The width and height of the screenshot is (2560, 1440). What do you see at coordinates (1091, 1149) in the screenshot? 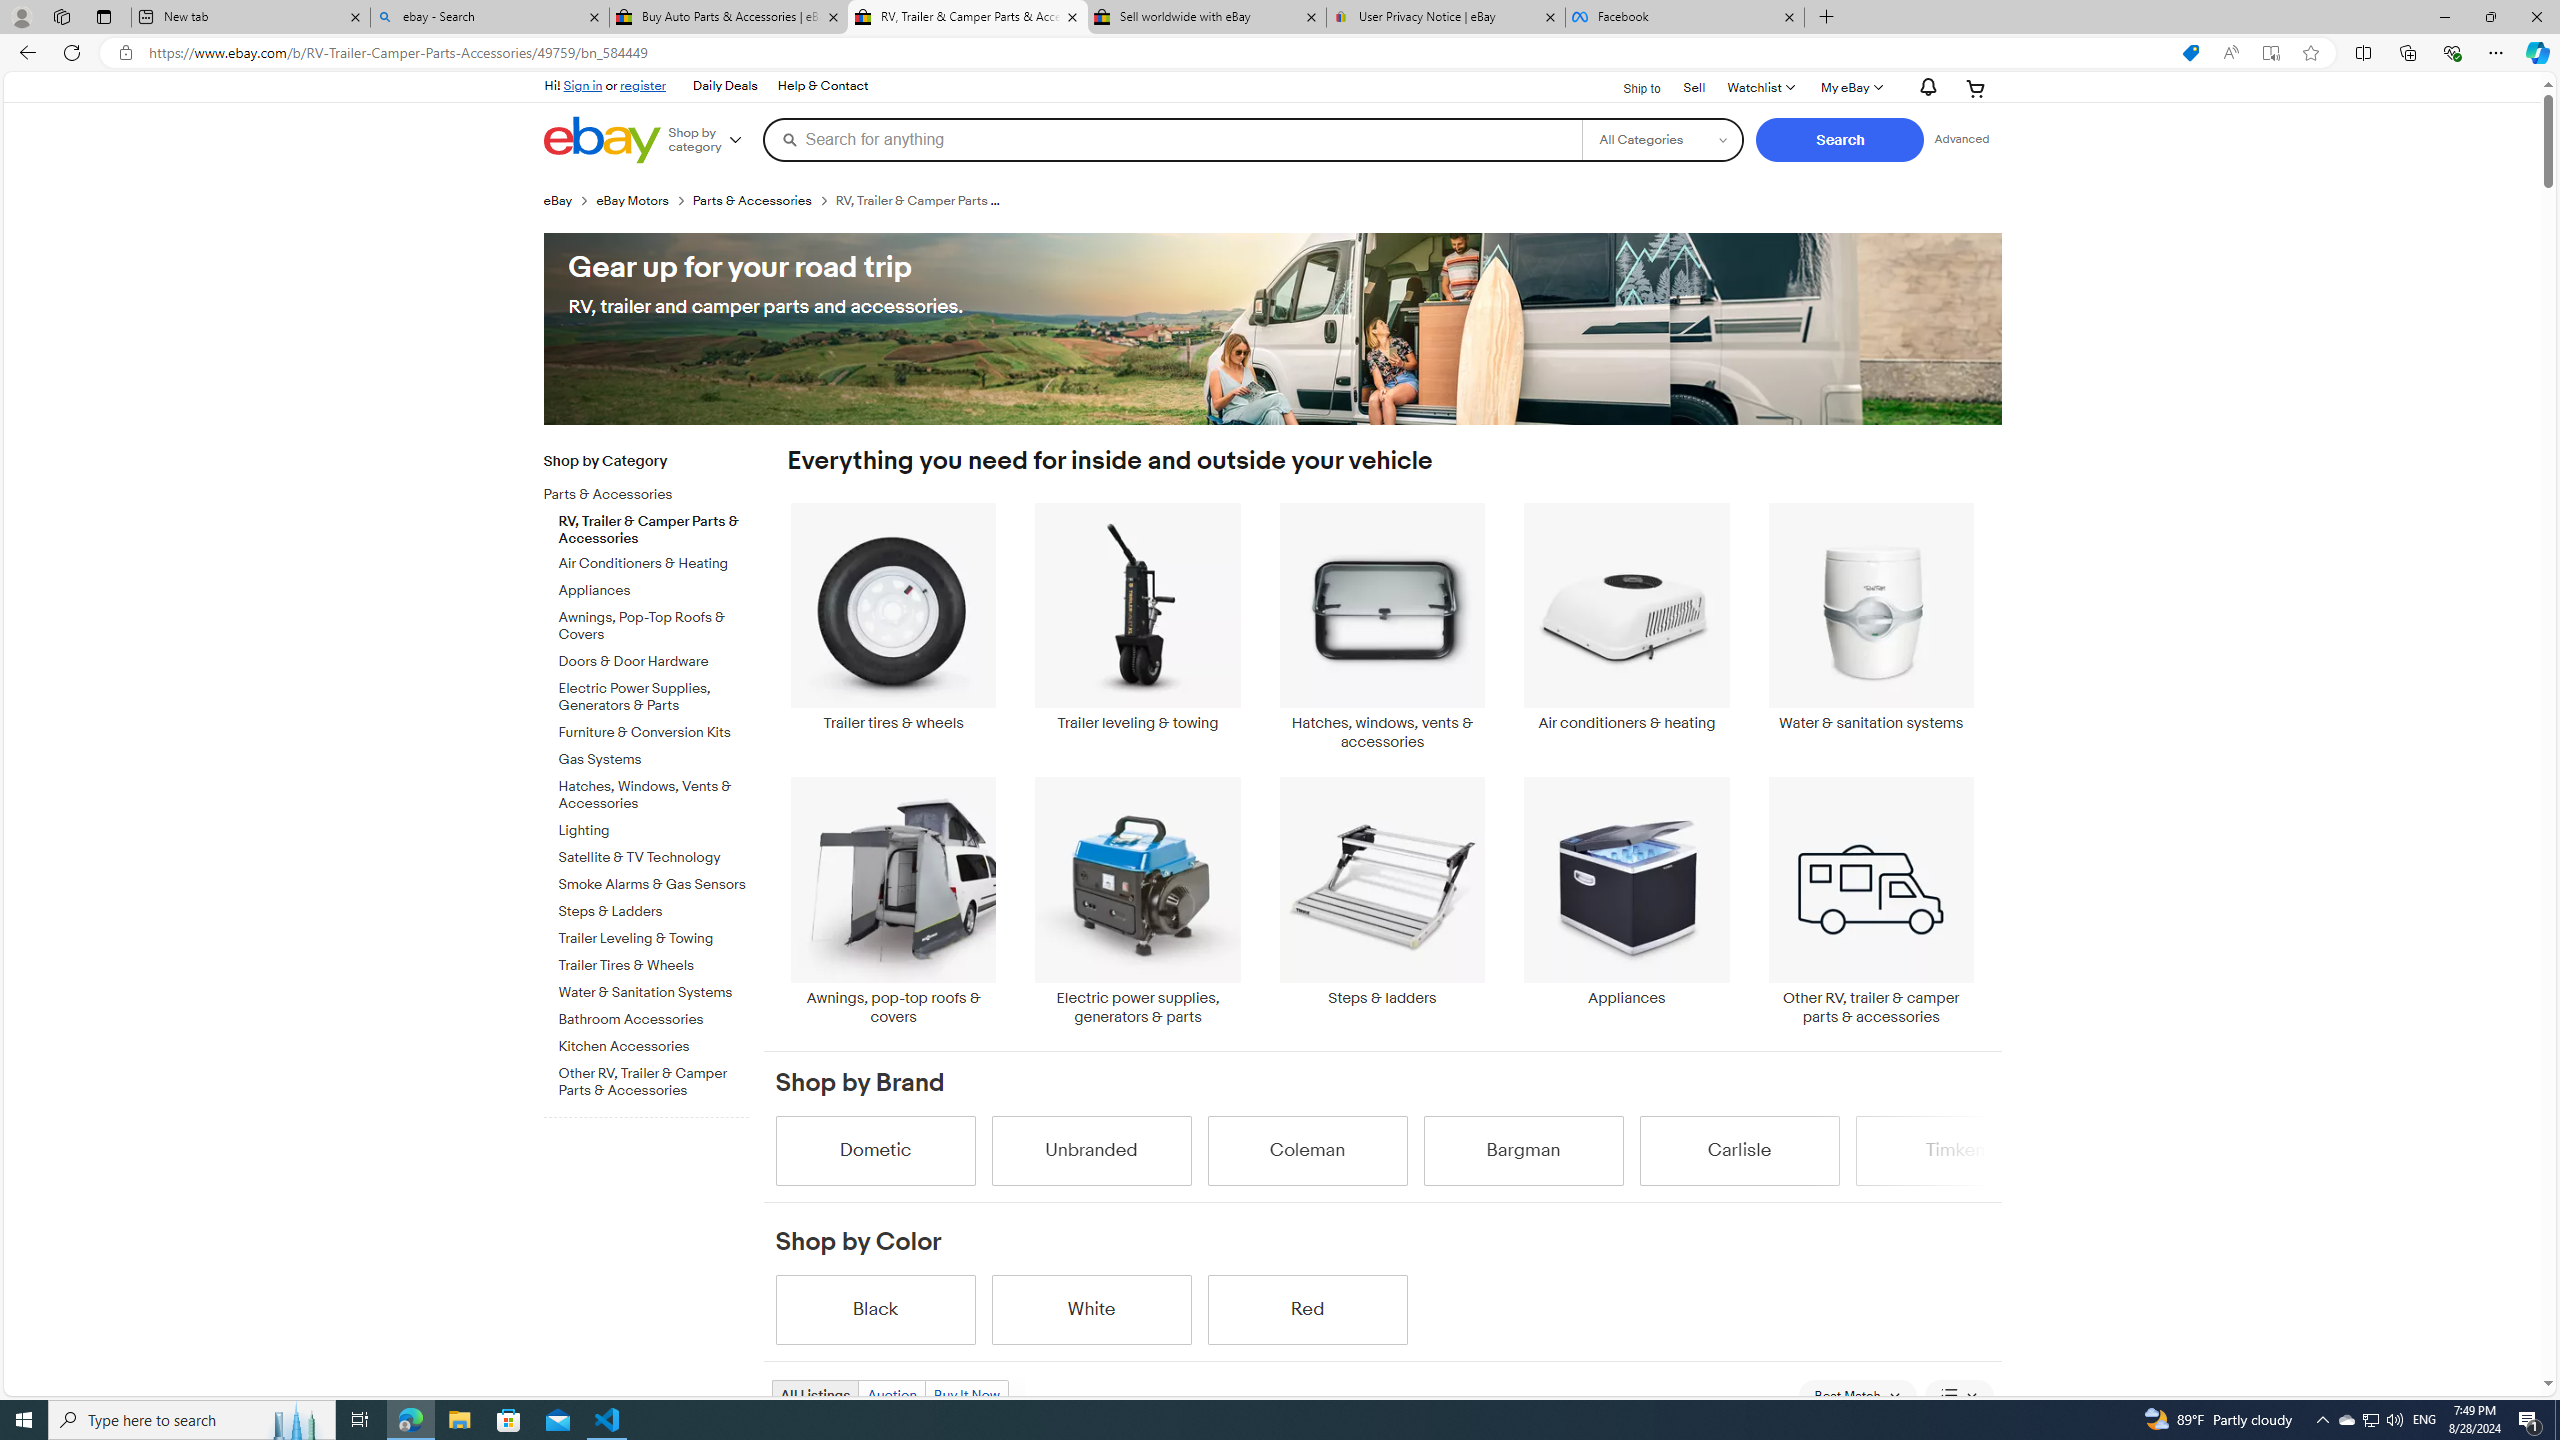
I see `'Unbranded'` at bounding box center [1091, 1149].